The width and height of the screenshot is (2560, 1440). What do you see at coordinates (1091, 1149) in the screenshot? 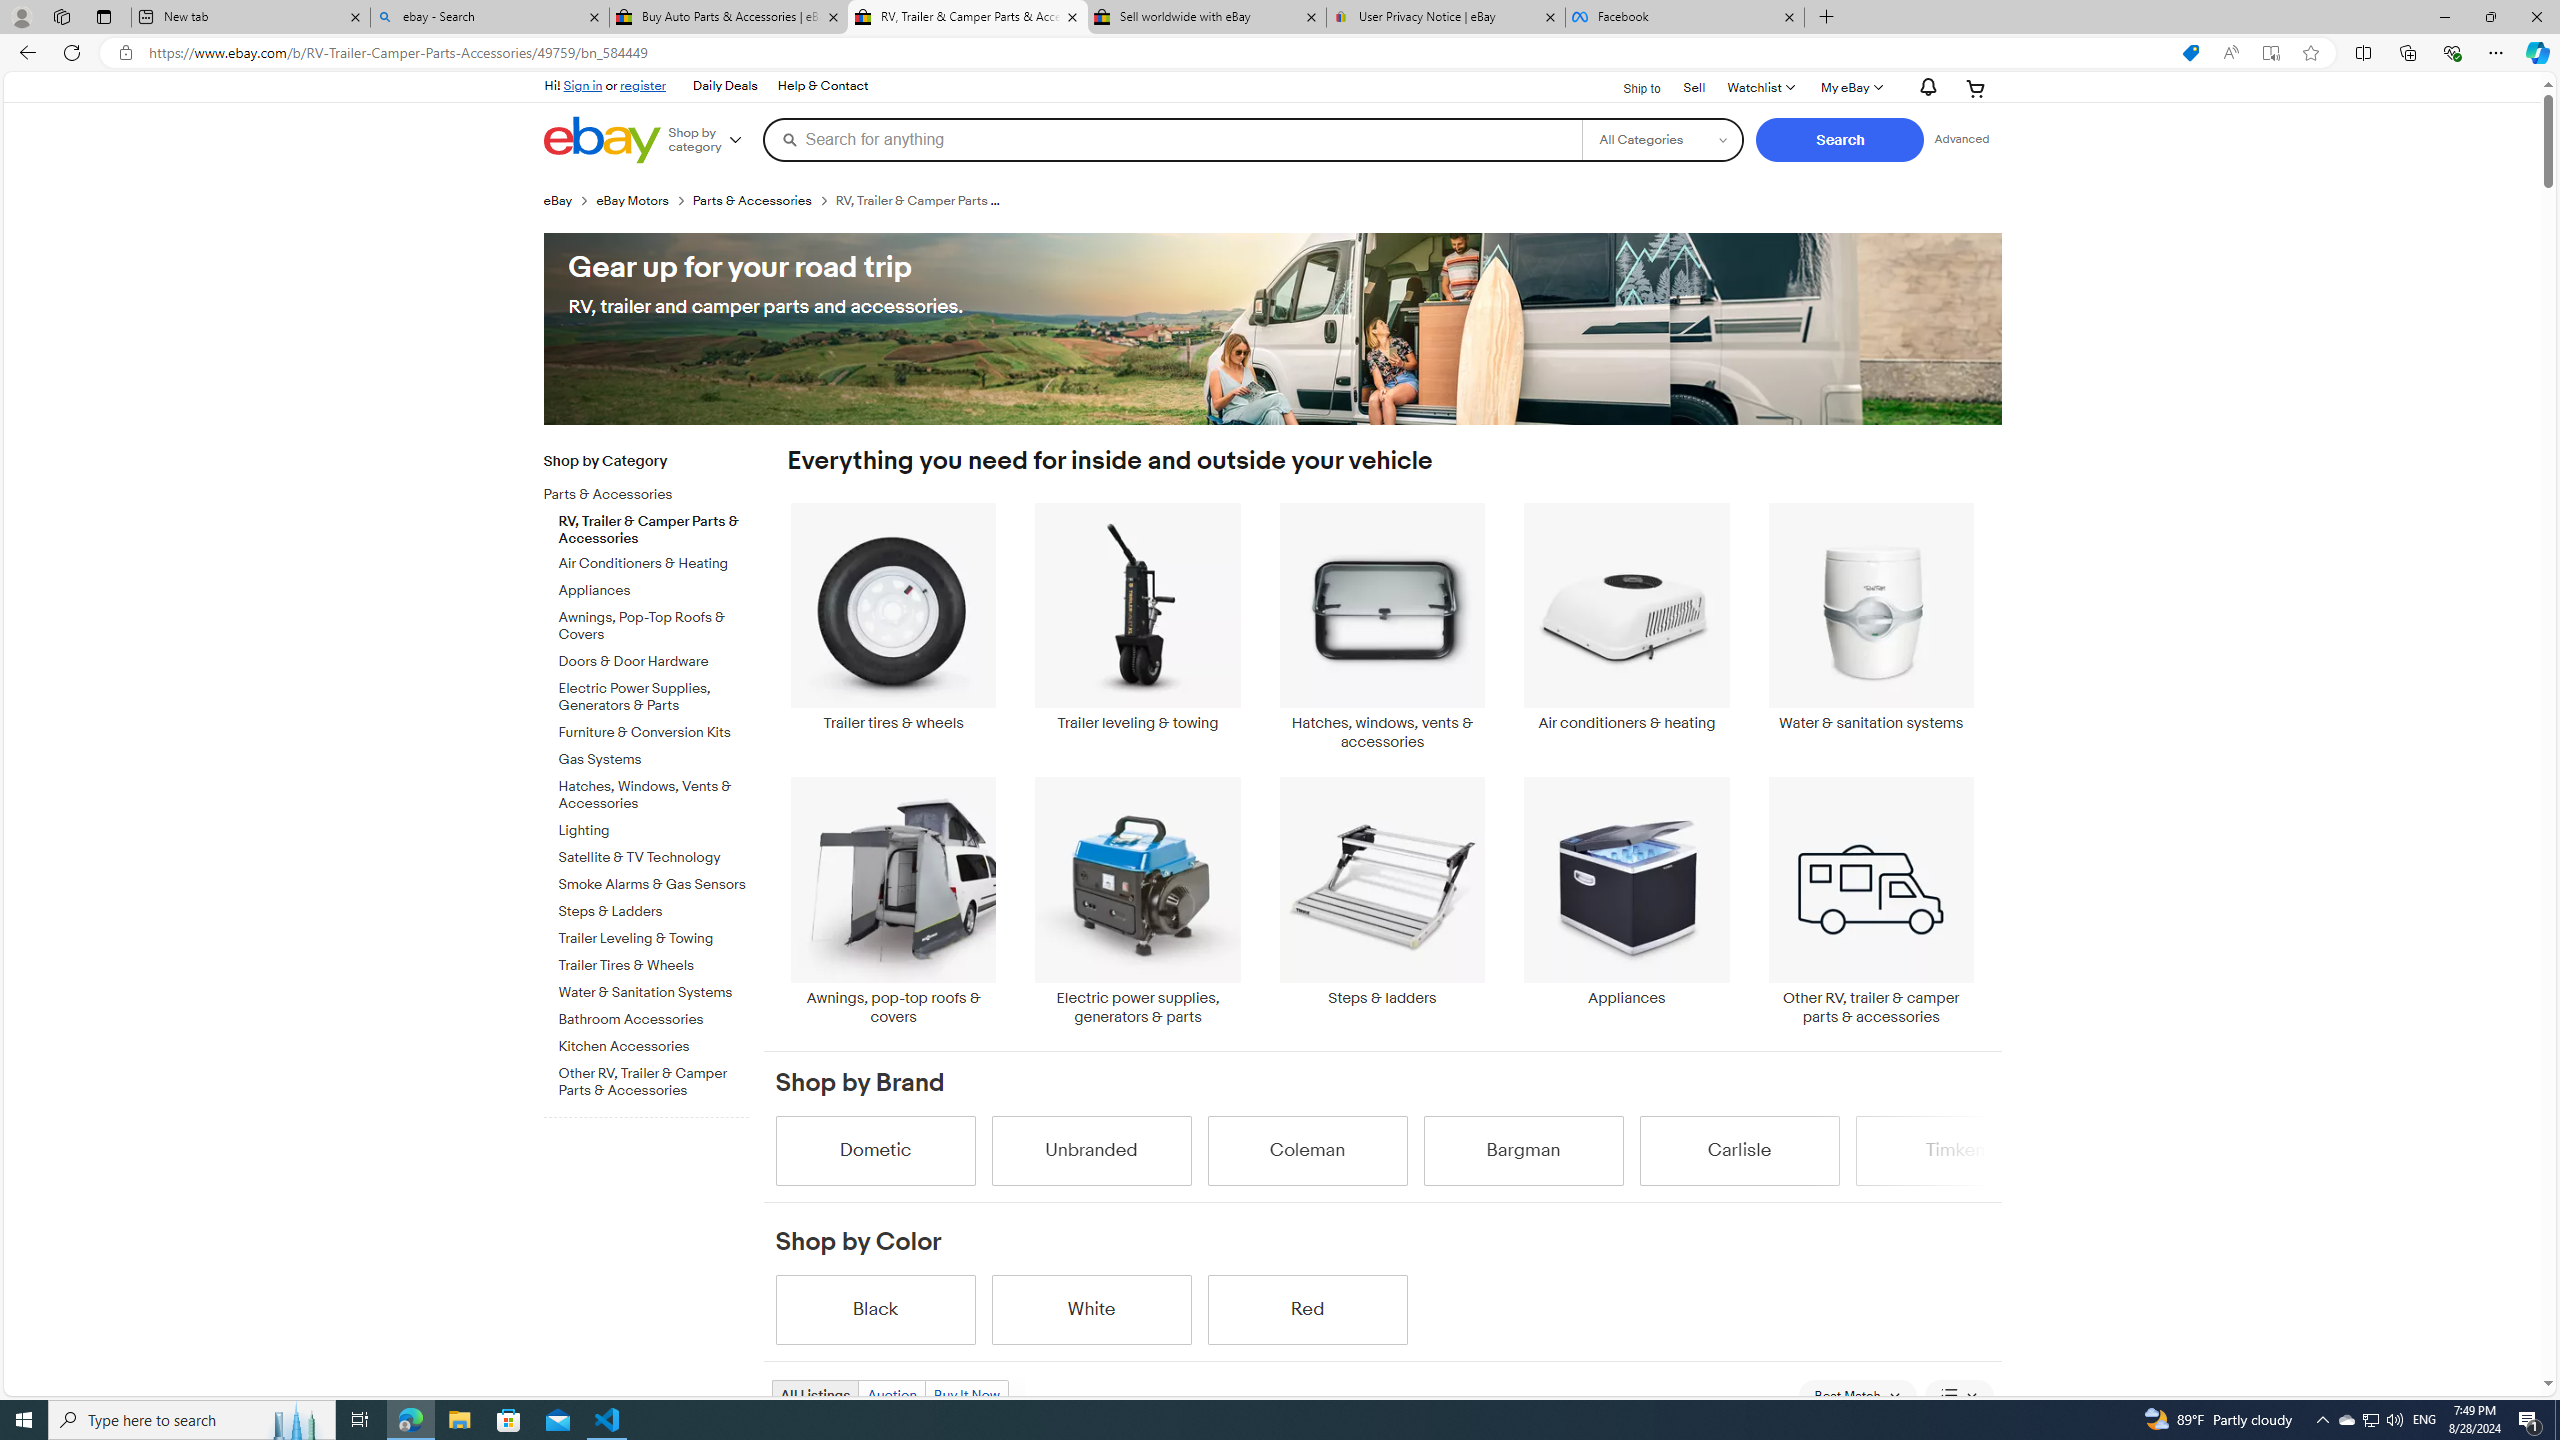
I see `'Unbranded'` at bounding box center [1091, 1149].